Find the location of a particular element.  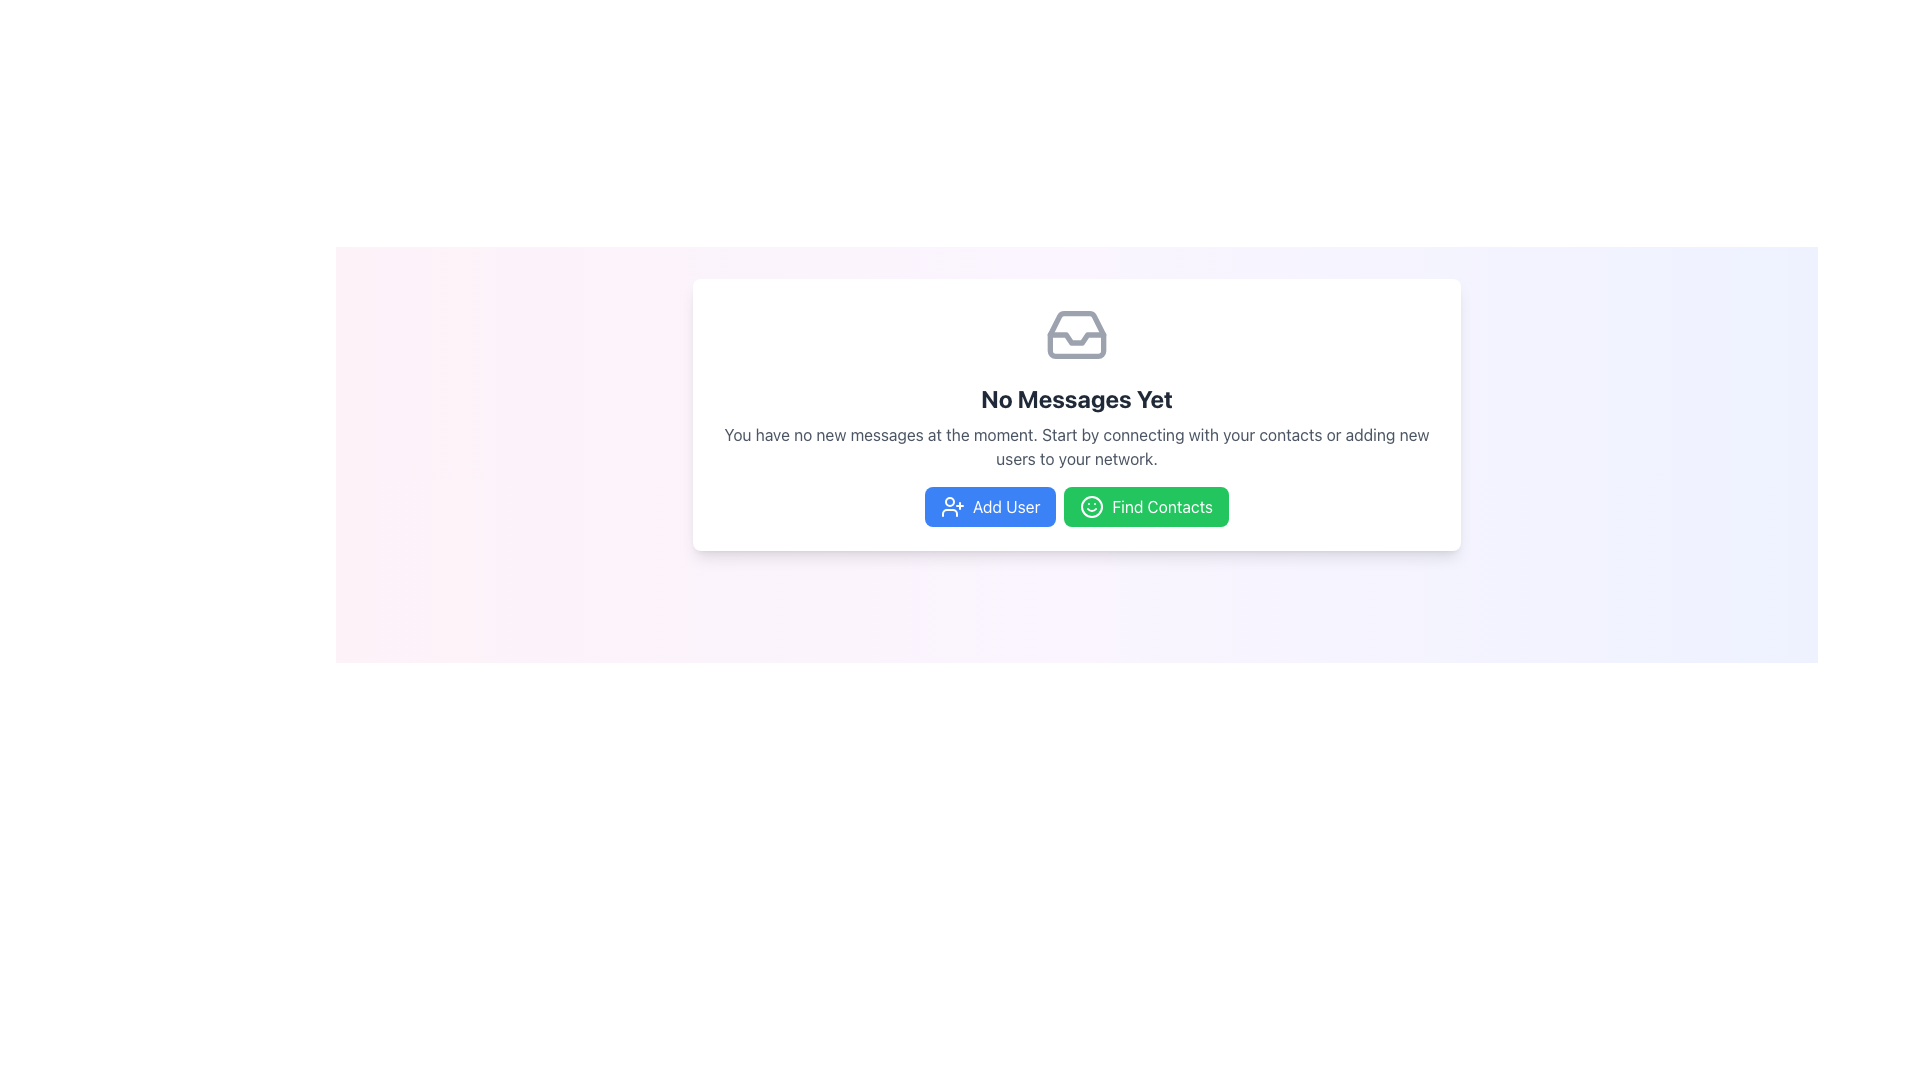

the bold text component displaying 'No Messages Yet', which is centrally positioned below the inbox icon and above a descriptive text paragraph is located at coordinates (1075, 398).